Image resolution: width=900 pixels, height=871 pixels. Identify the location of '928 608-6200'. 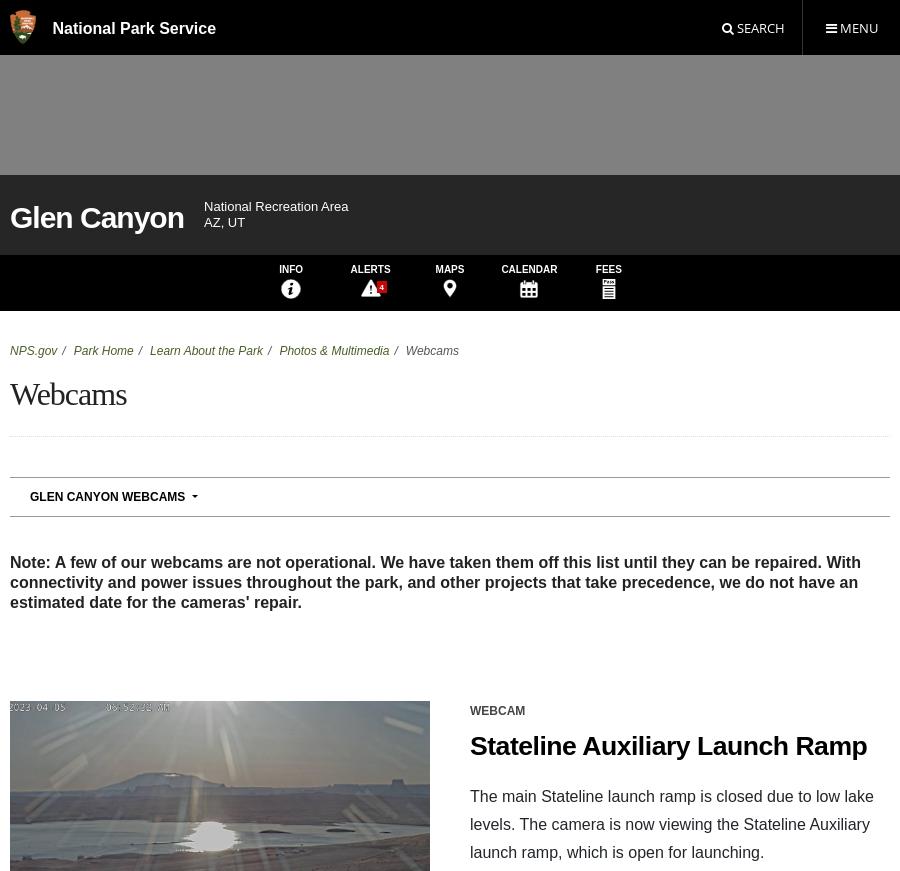
(54, 857).